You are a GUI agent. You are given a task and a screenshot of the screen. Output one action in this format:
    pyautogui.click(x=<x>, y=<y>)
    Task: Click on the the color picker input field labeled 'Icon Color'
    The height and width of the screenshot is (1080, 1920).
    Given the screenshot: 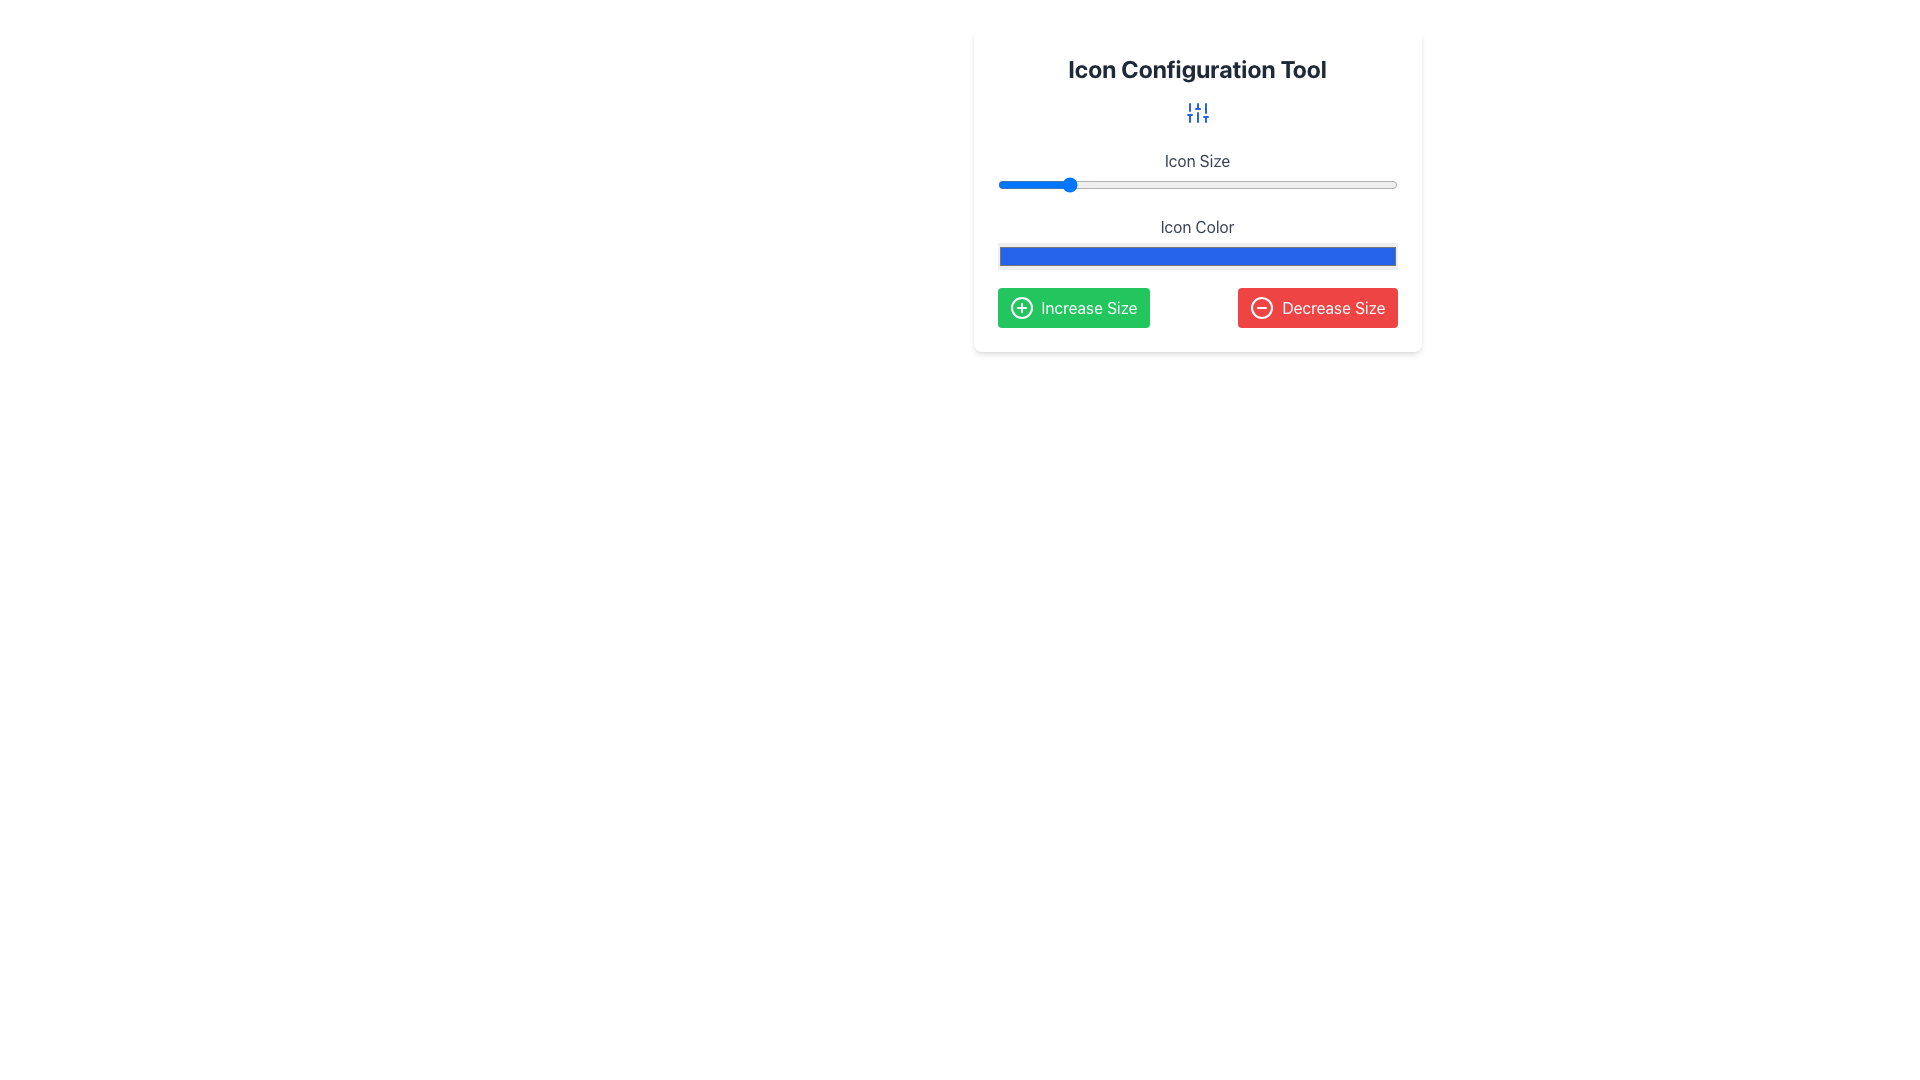 What is the action you would take?
    pyautogui.click(x=1197, y=237)
    